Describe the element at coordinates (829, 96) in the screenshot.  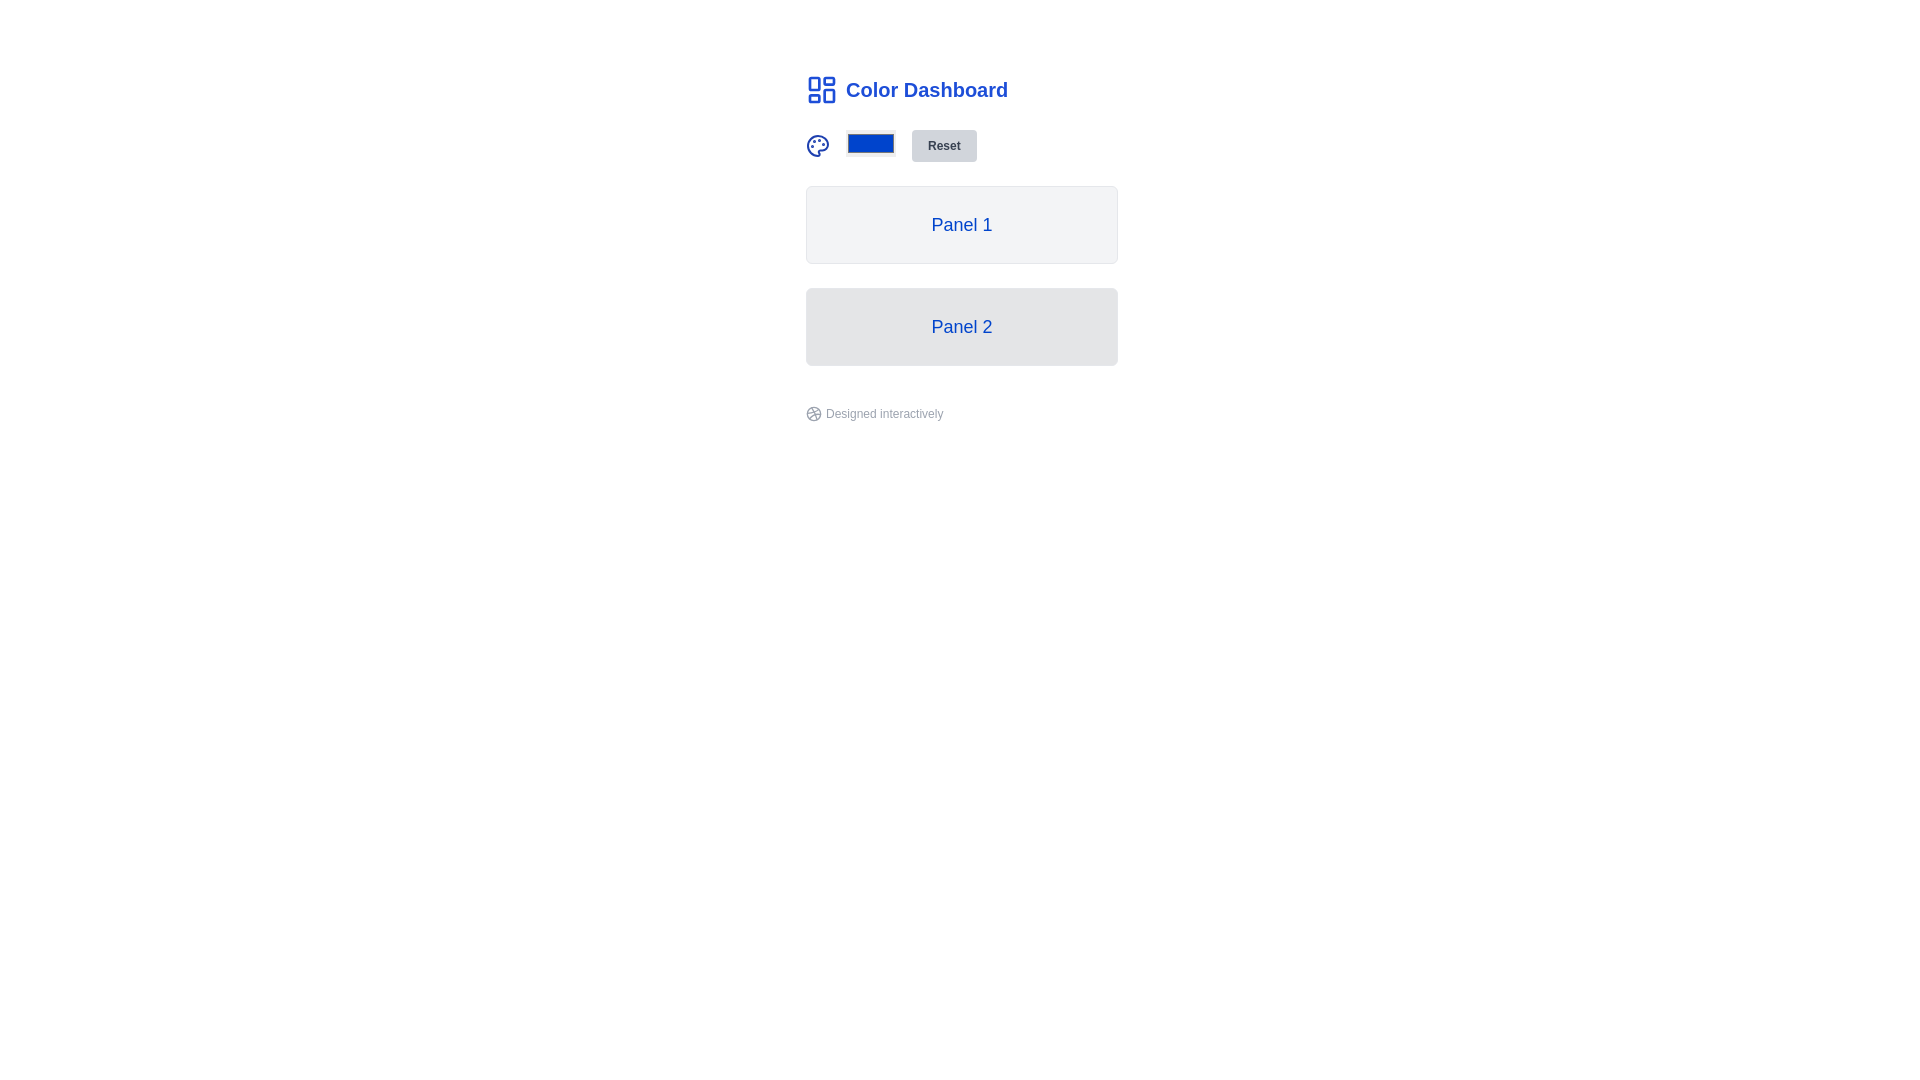
I see `the bottom-right segment of the segmented icon representing the 'Color Dashboard', which is styled in a neutral color and has rounded corners` at that location.